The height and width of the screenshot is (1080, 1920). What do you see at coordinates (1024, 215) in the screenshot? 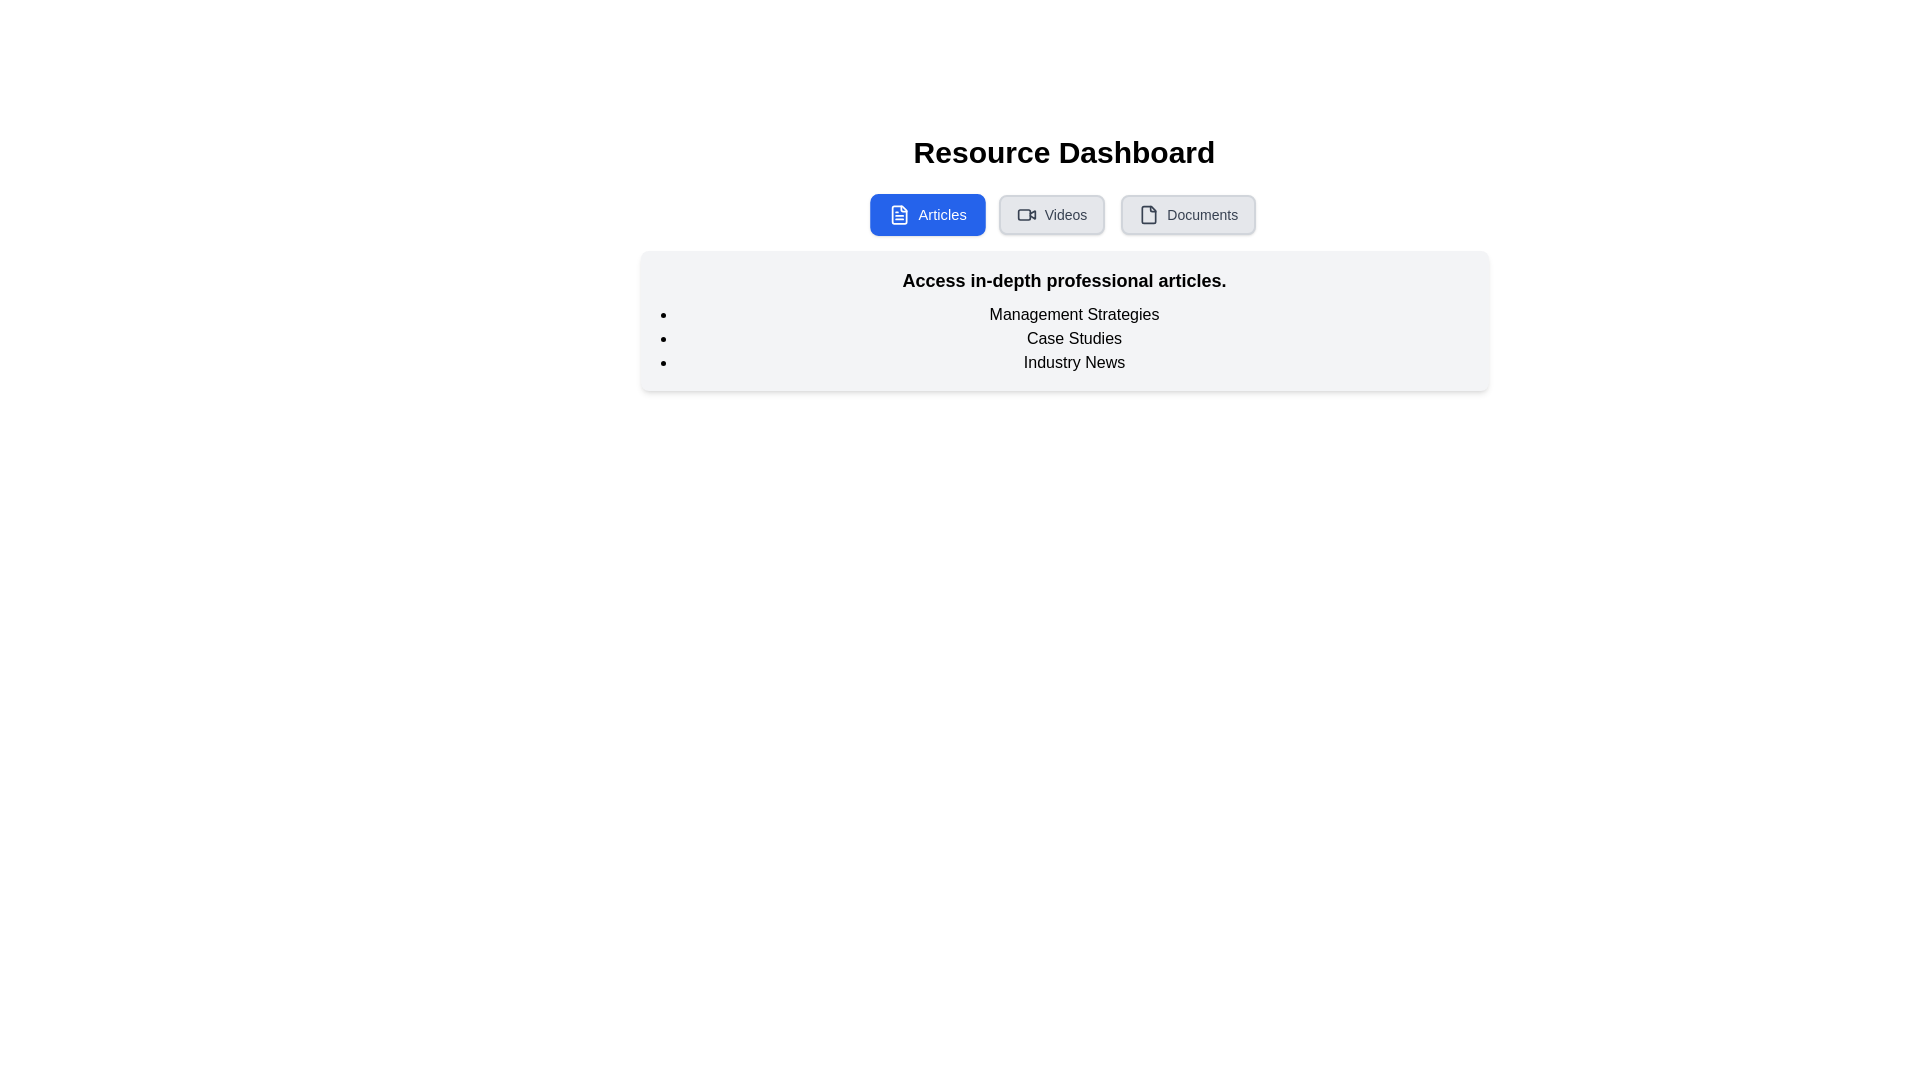
I see `the rectangular component within the video icon of the 'Videos' button, which is centrally positioned in relation to other category buttons like 'Articles' and 'Documents'` at bounding box center [1024, 215].